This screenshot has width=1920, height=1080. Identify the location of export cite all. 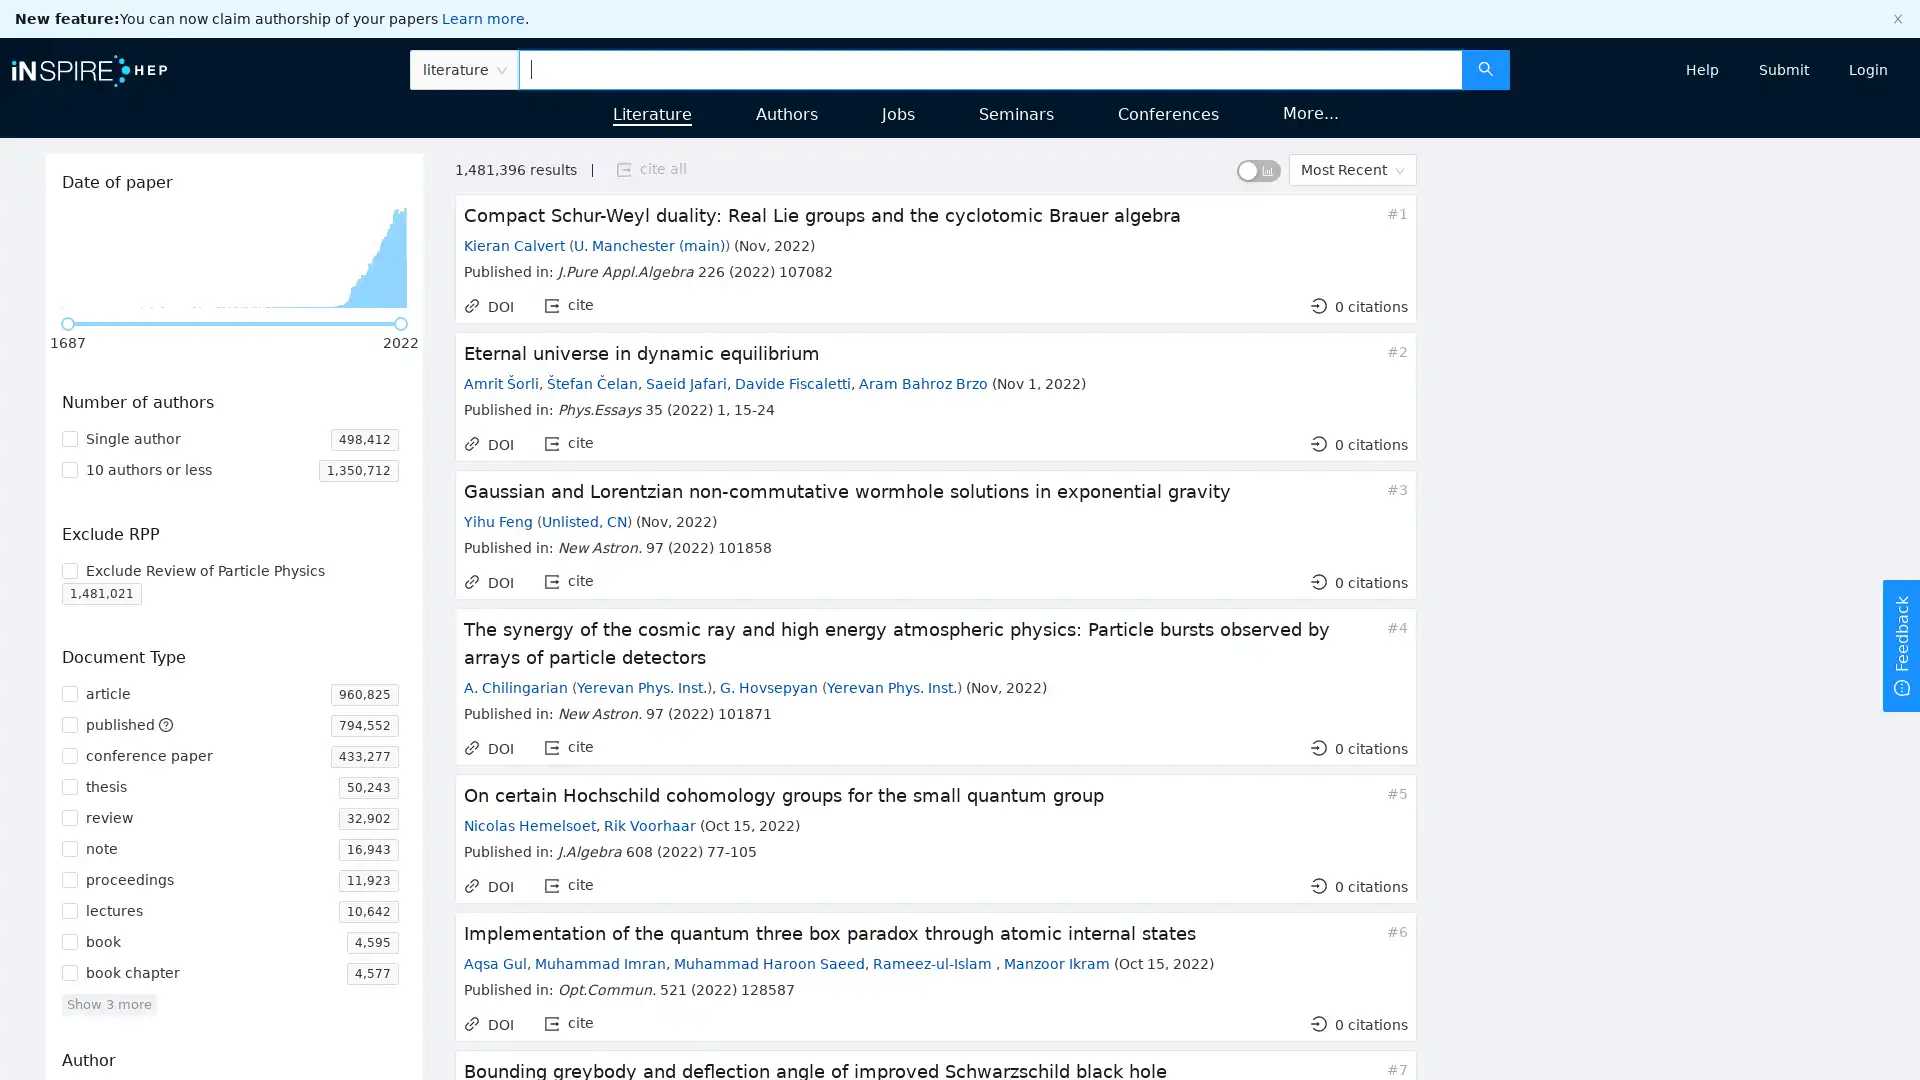
(650, 168).